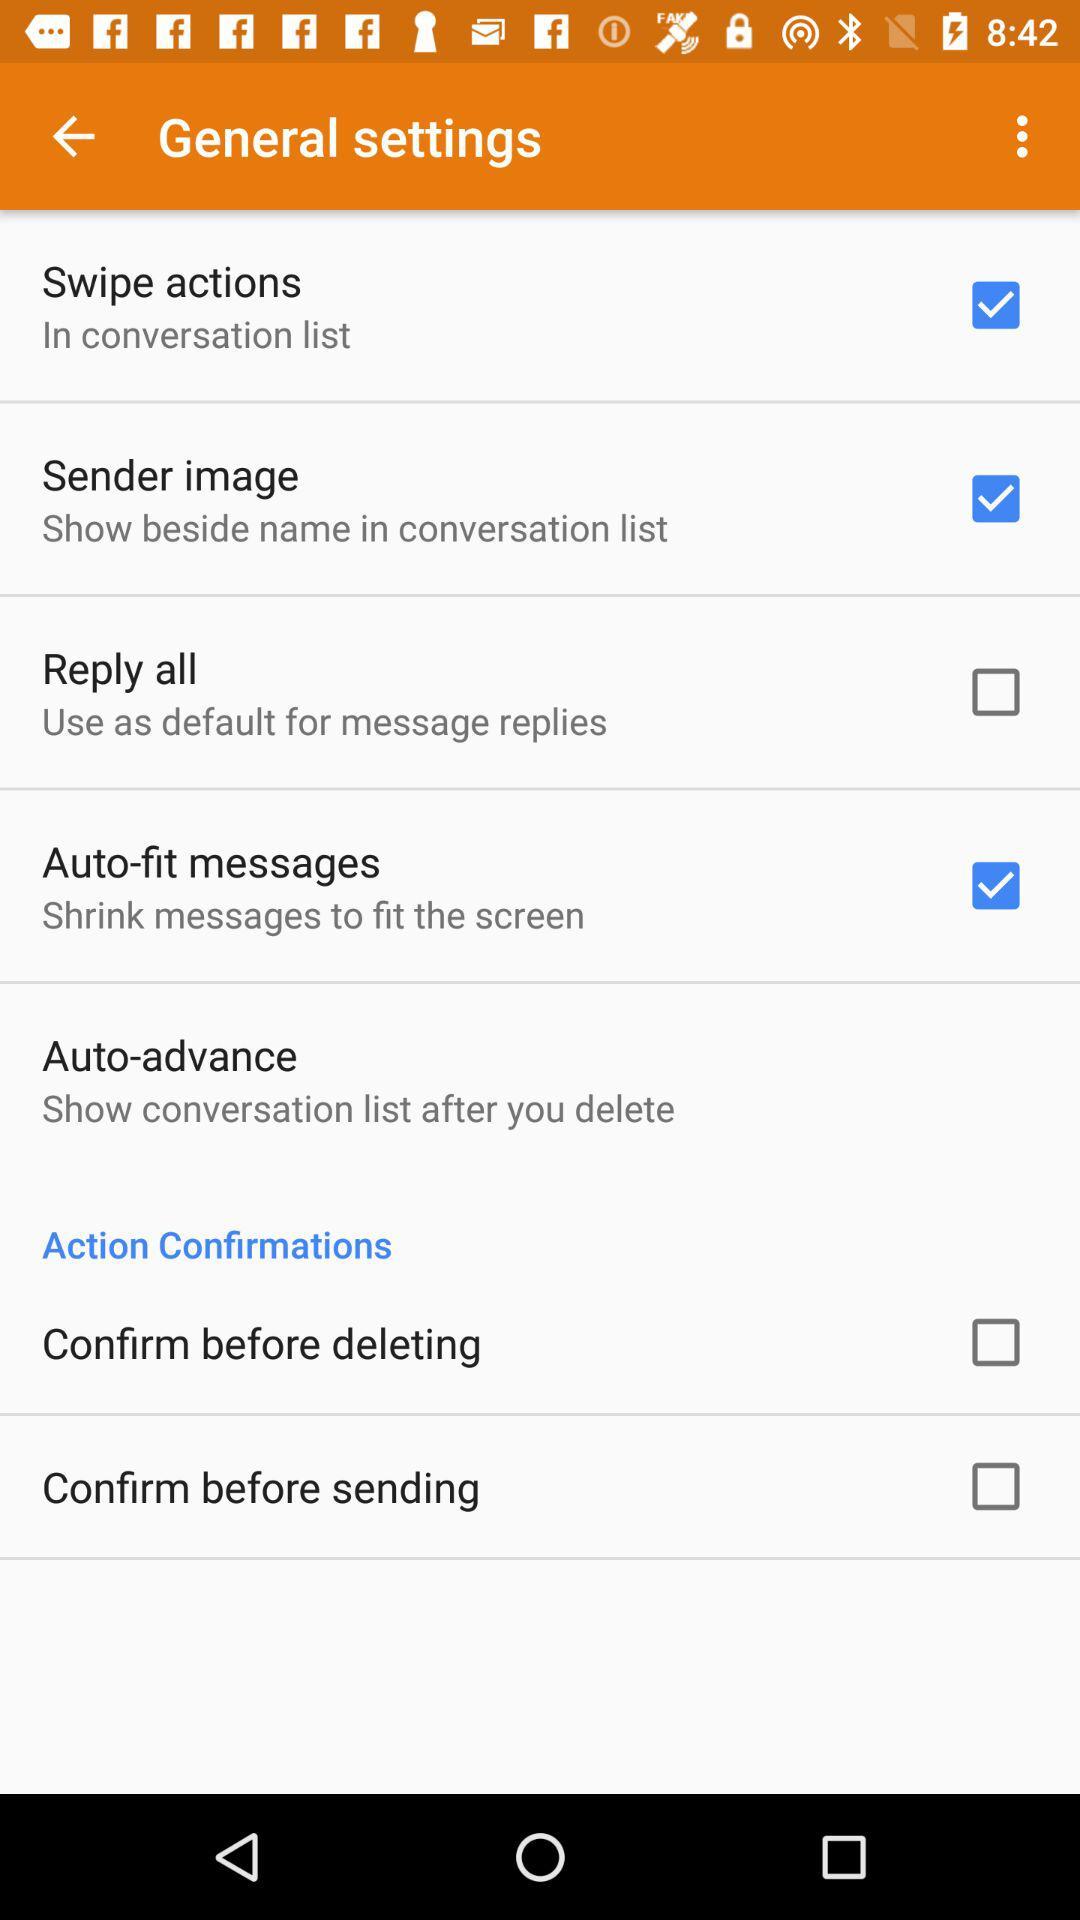 The image size is (1080, 1920). What do you see at coordinates (1027, 135) in the screenshot?
I see `app next to the general settings` at bounding box center [1027, 135].